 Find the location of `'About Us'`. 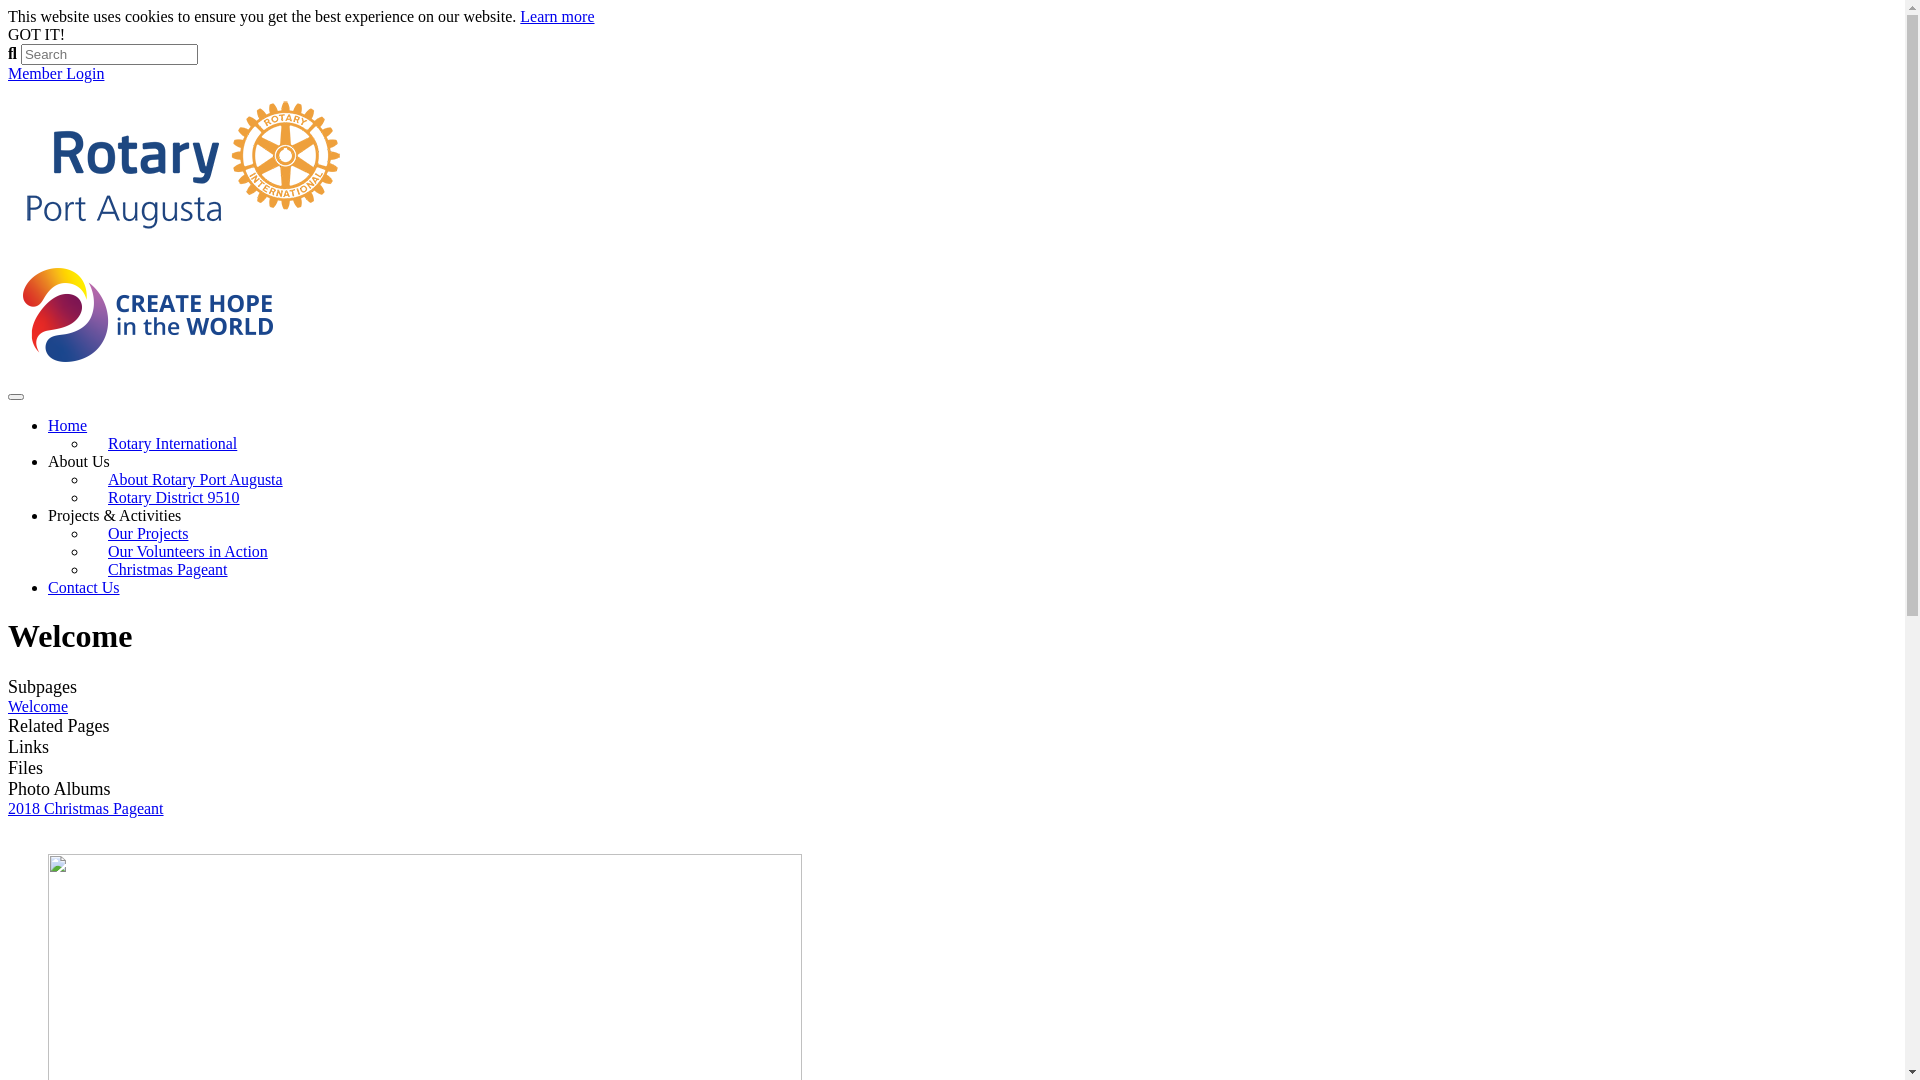

'About Us' is located at coordinates (78, 461).